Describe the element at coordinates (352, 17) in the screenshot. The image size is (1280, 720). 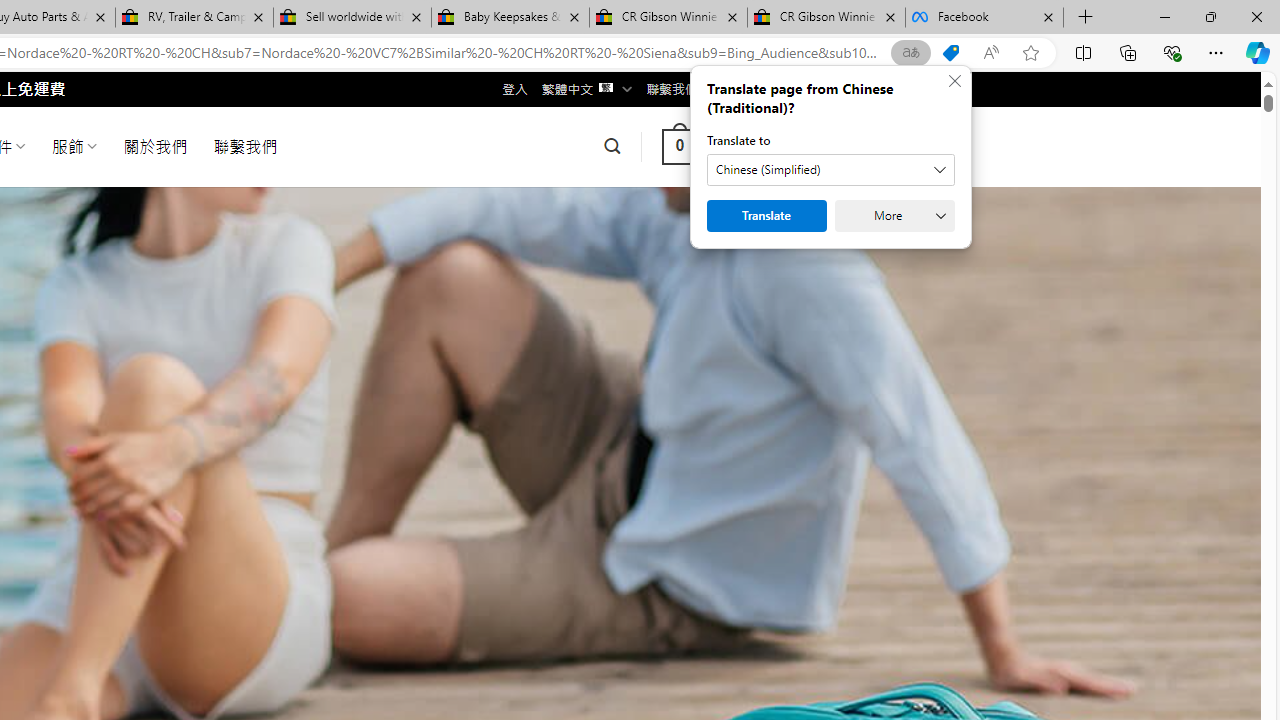
I see `'Sell worldwide with eBay'` at that location.